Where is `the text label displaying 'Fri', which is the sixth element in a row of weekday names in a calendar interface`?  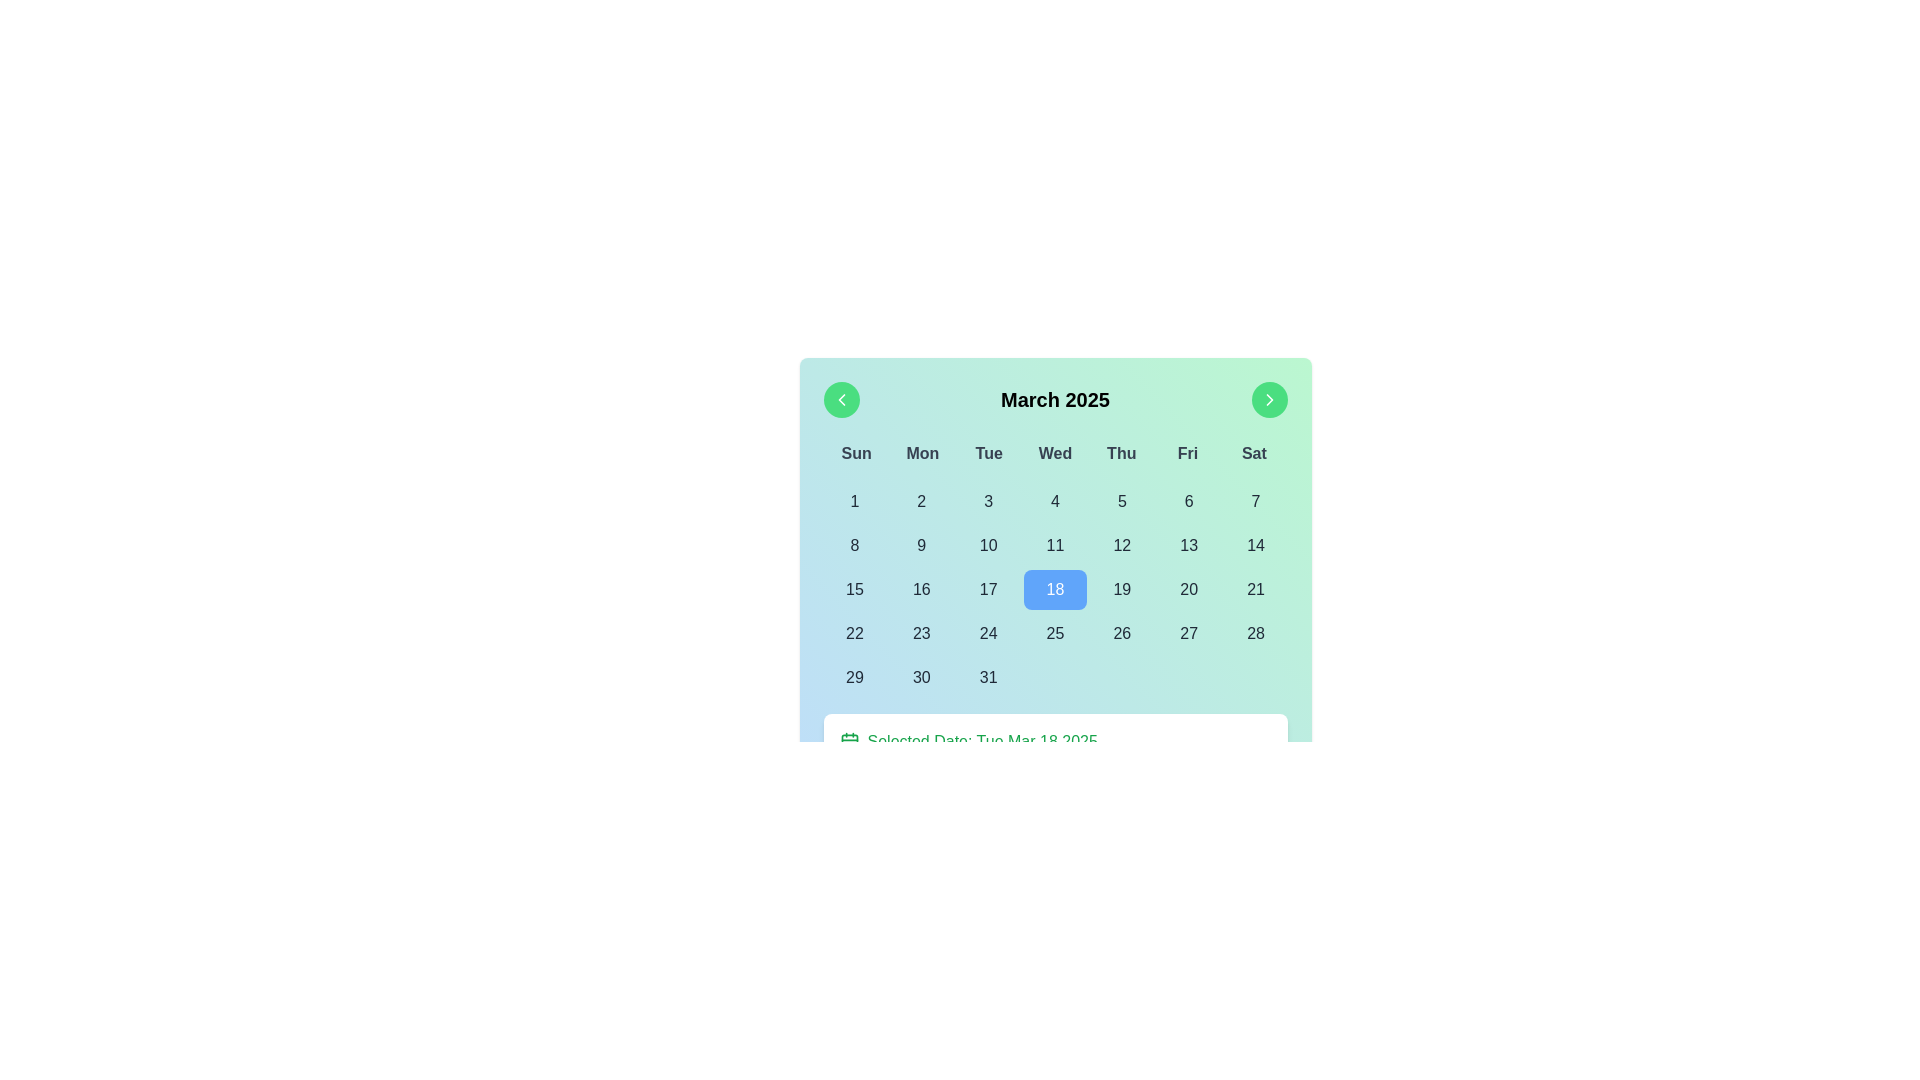 the text label displaying 'Fri', which is the sixth element in a row of weekday names in a calendar interface is located at coordinates (1188, 454).